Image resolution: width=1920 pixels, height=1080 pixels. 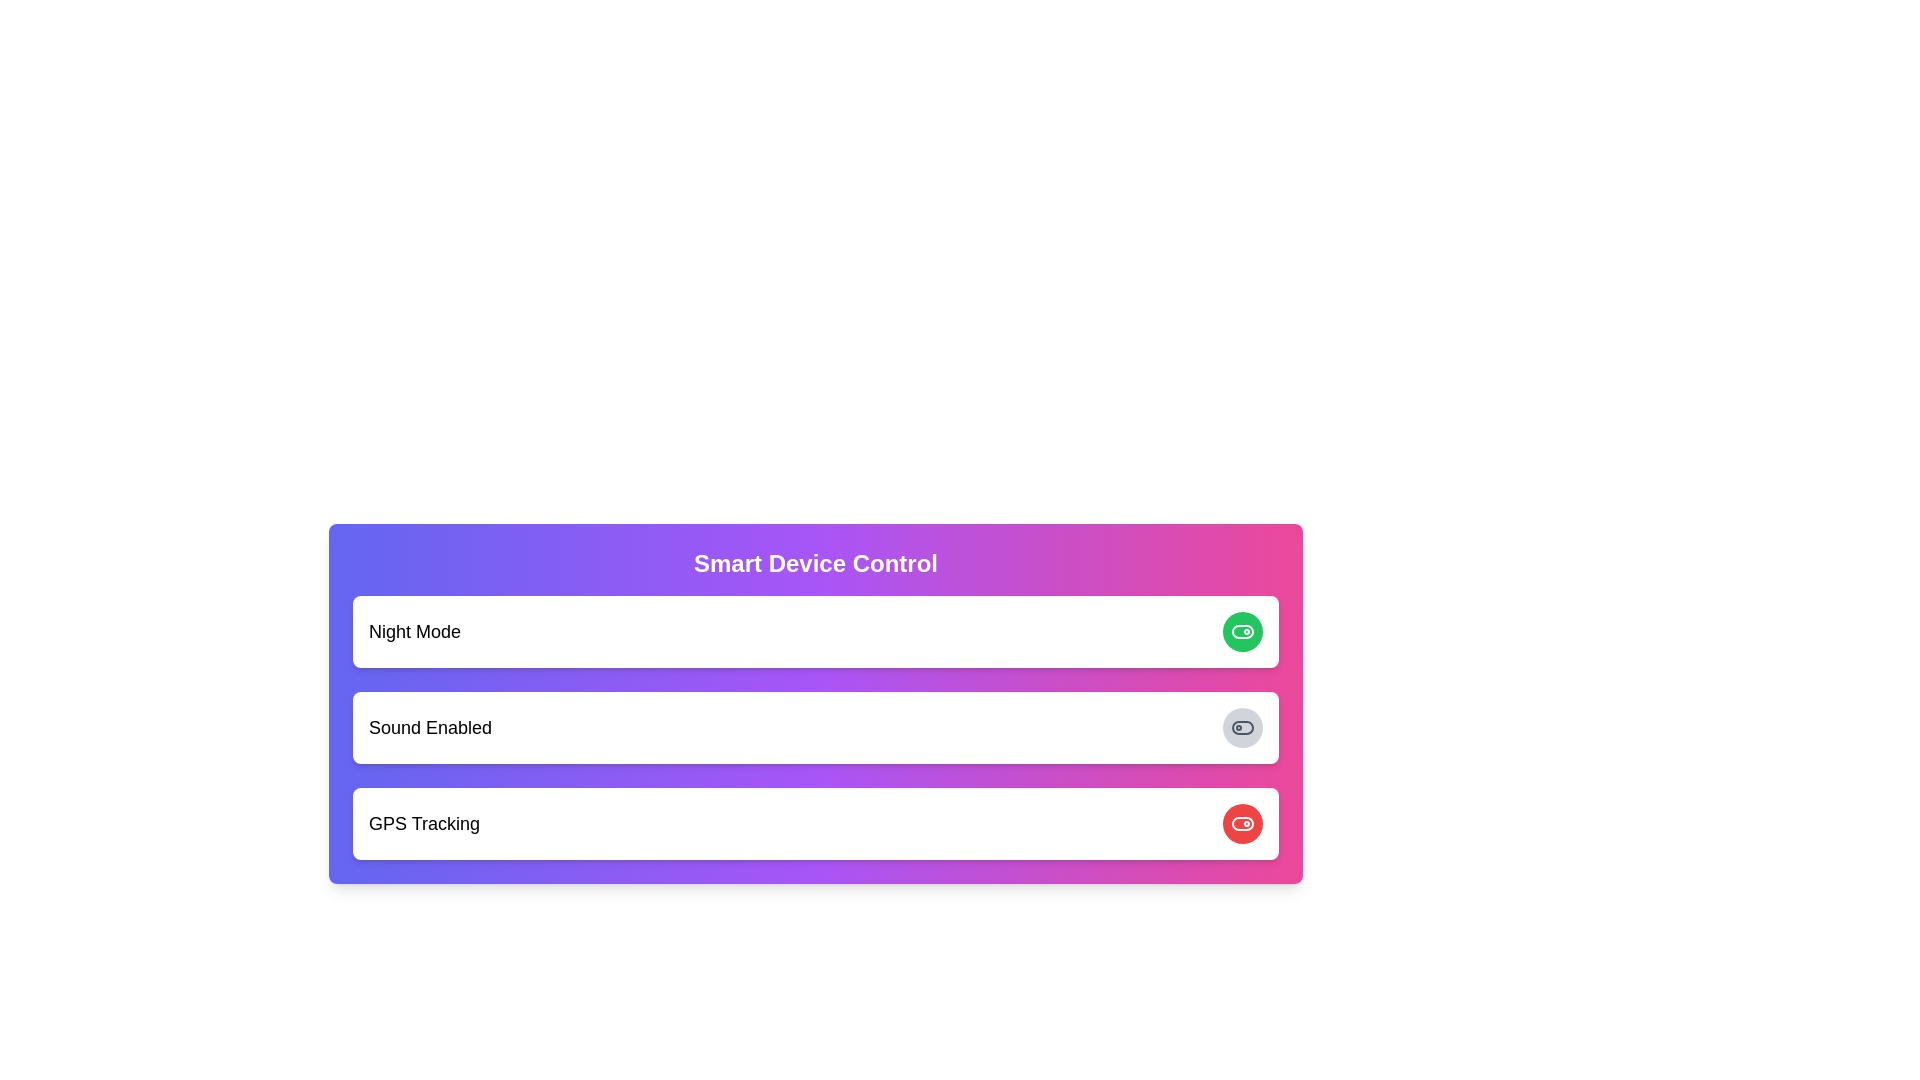 What do you see at coordinates (1242, 824) in the screenshot?
I see `the third interactive Toggle button for GPS Tracking located at the far right of the 'Smart Device Control' card` at bounding box center [1242, 824].